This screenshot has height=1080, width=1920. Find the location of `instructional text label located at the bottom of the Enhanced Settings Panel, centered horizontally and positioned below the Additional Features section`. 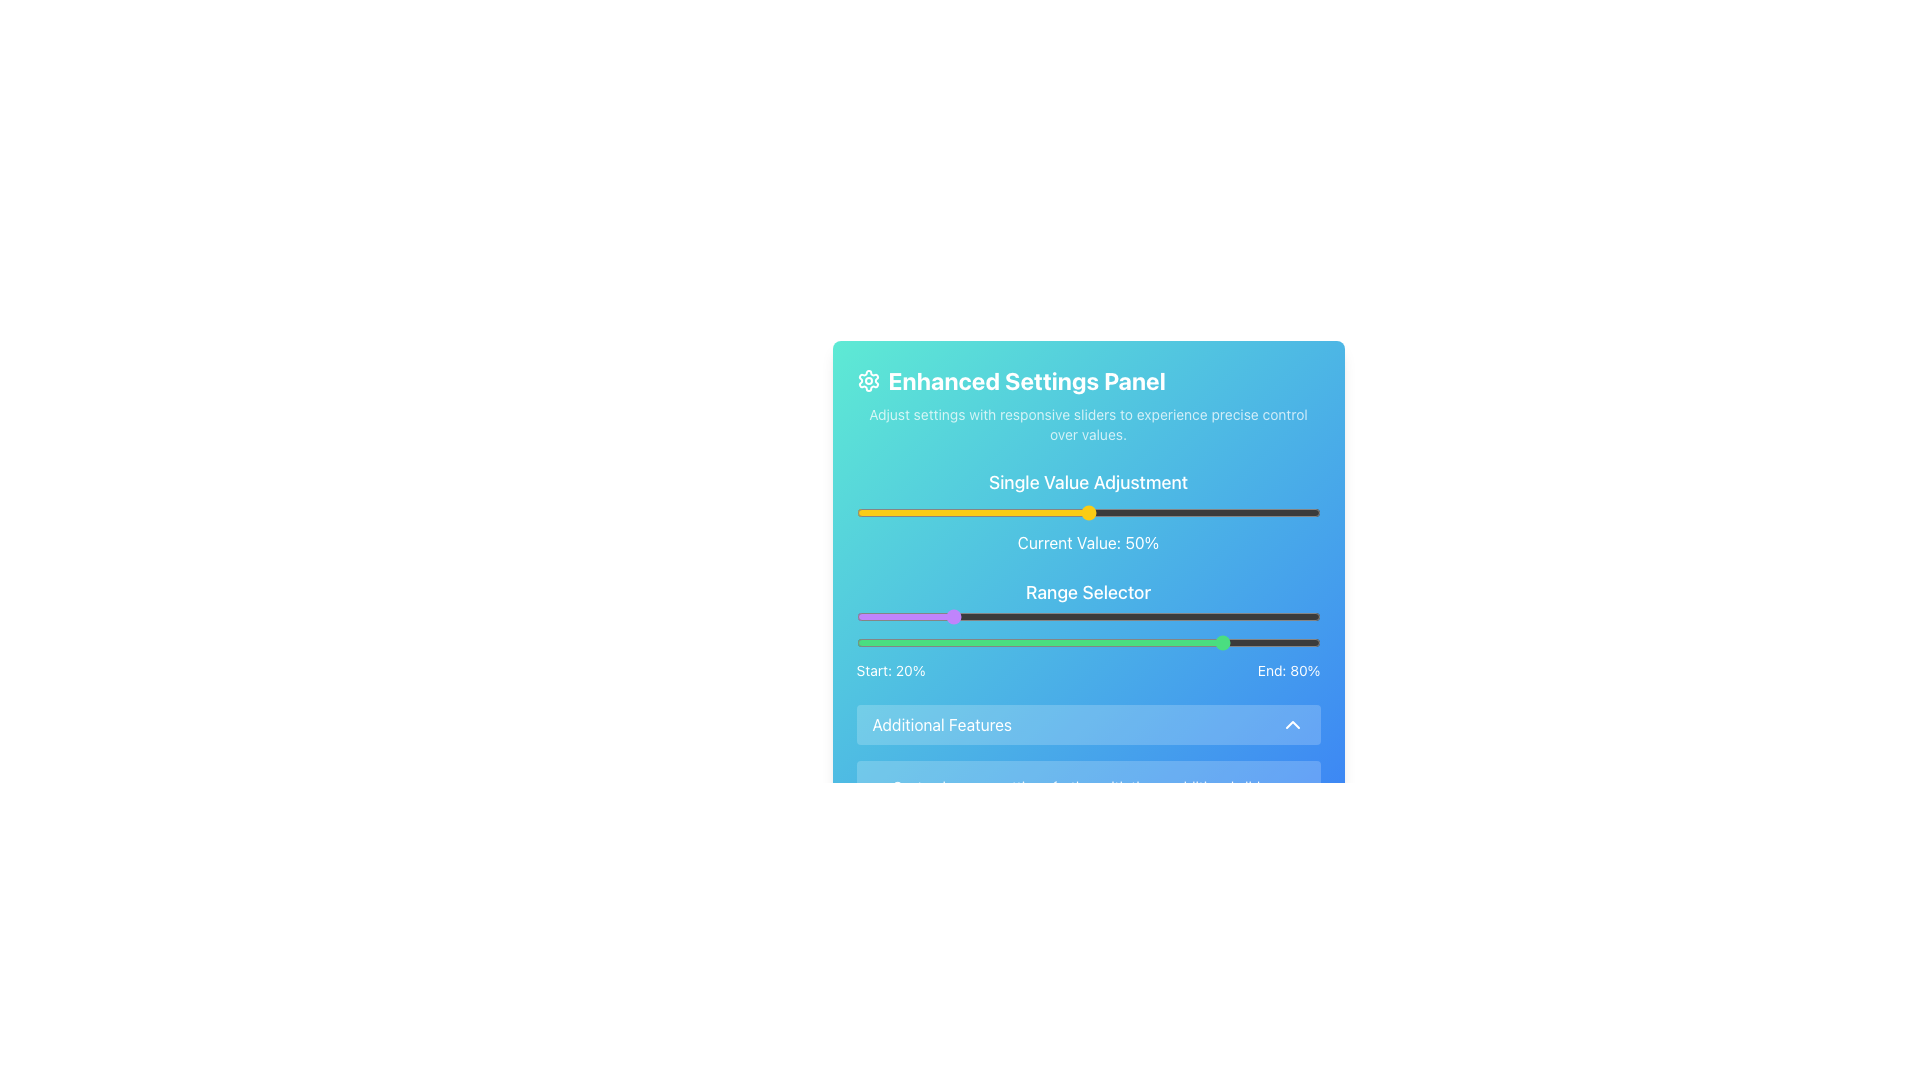

instructional text label located at the bottom of the Enhanced Settings Panel, centered horizontally and positioned below the Additional Features section is located at coordinates (1087, 785).